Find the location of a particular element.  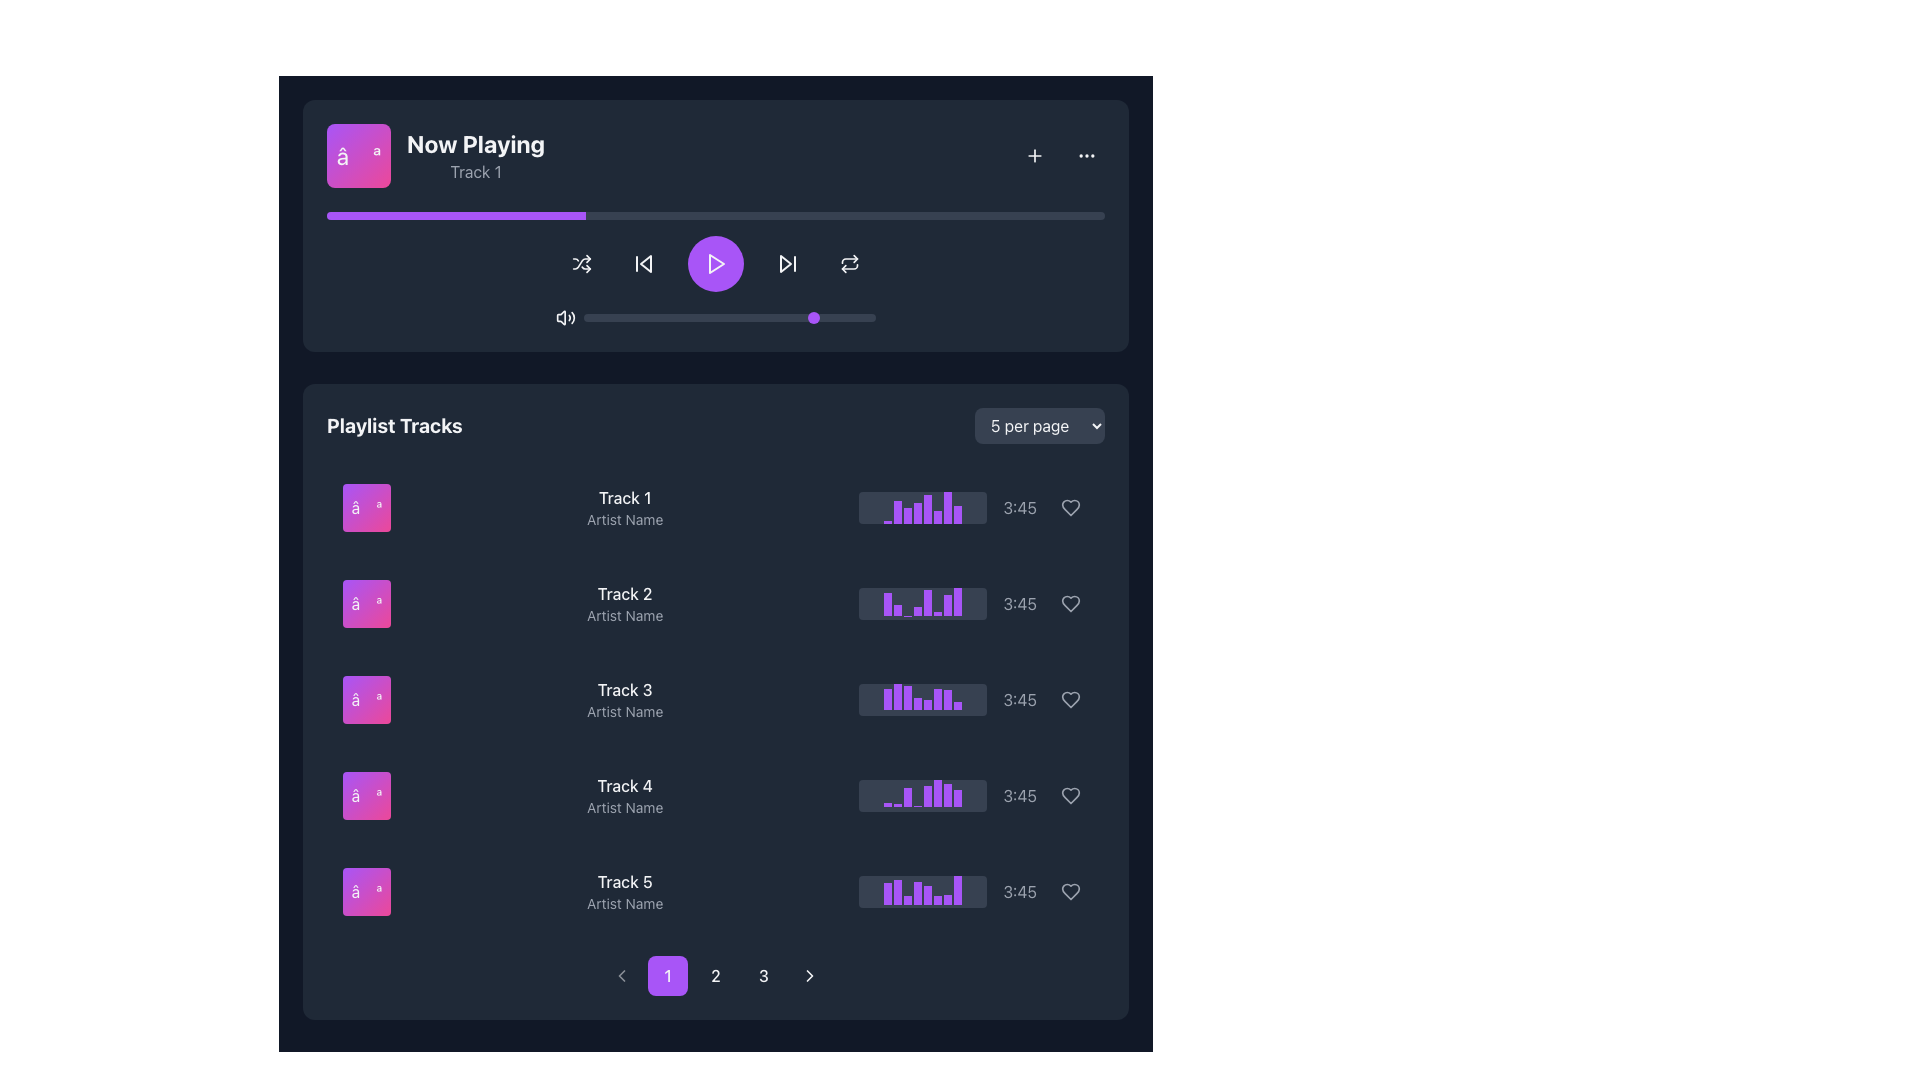

playback progress is located at coordinates (350, 216).